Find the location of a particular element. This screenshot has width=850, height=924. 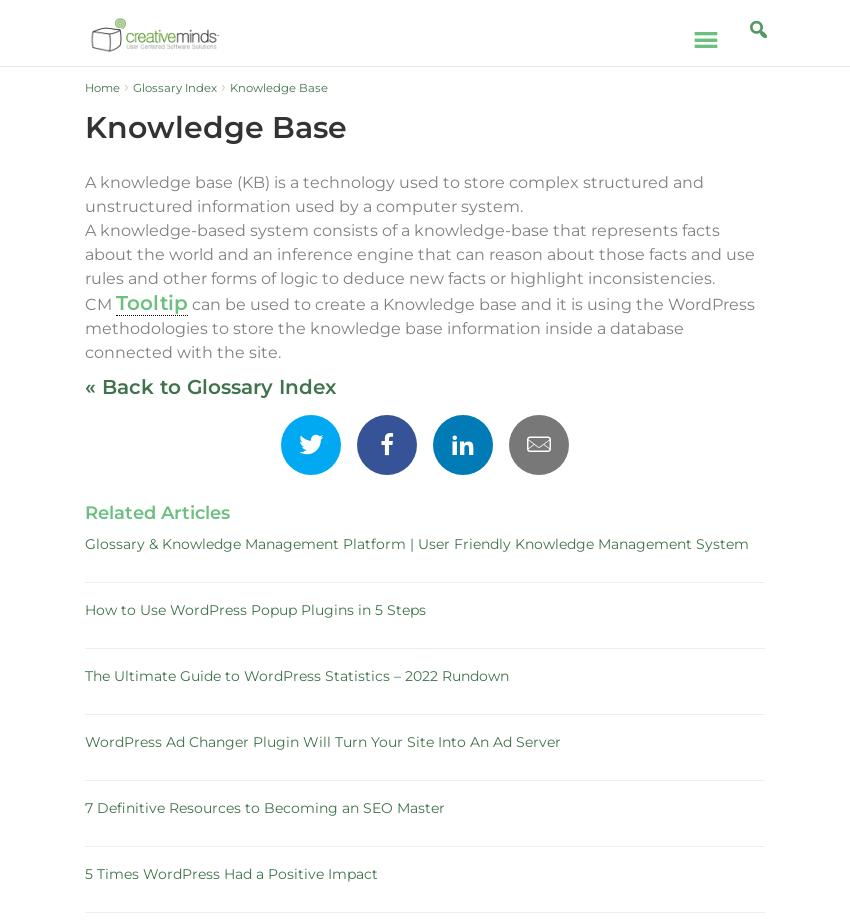

'7 Definitive Resources to Becoming an SEO Master' is located at coordinates (264, 808).